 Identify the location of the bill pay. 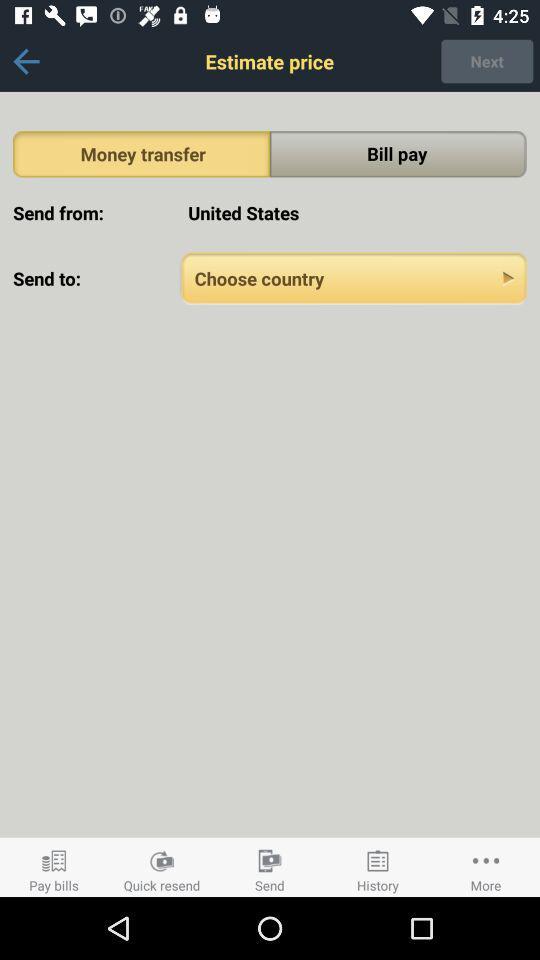
(398, 153).